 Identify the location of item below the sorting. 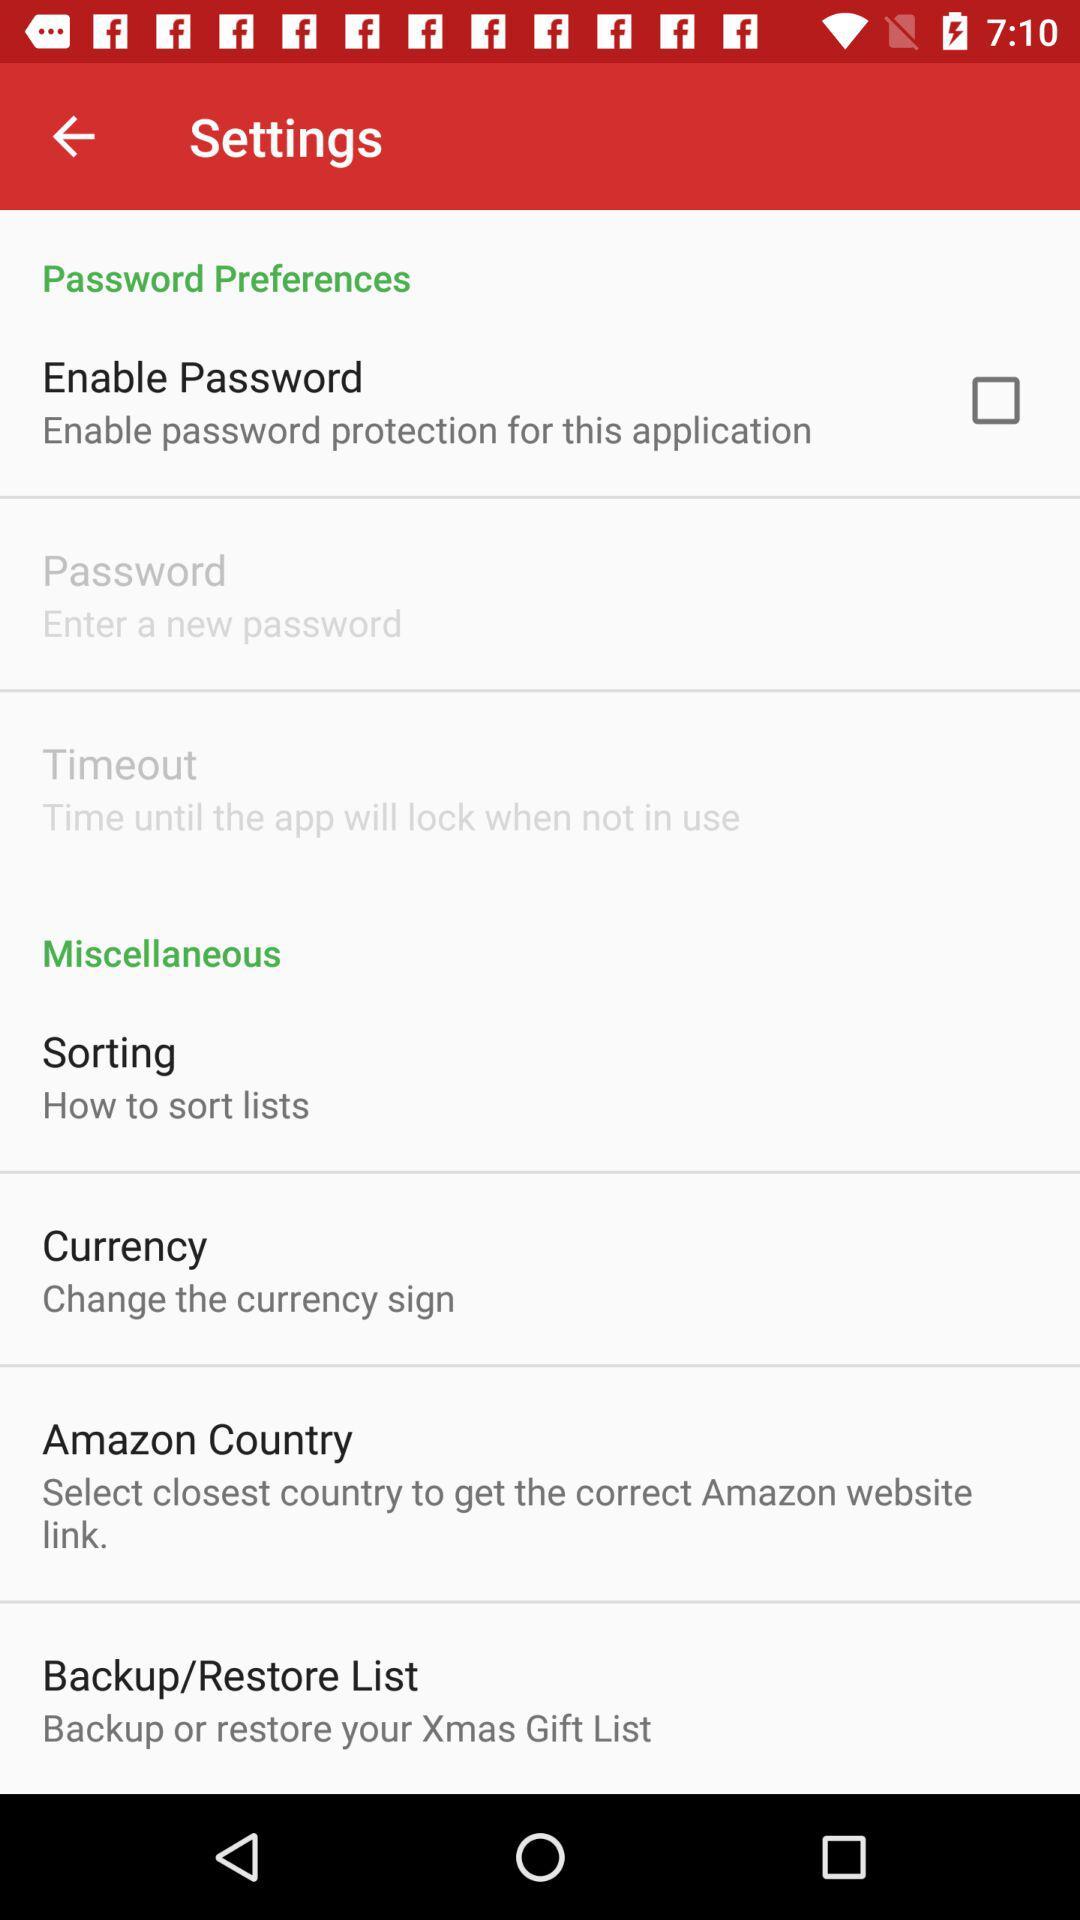
(174, 1103).